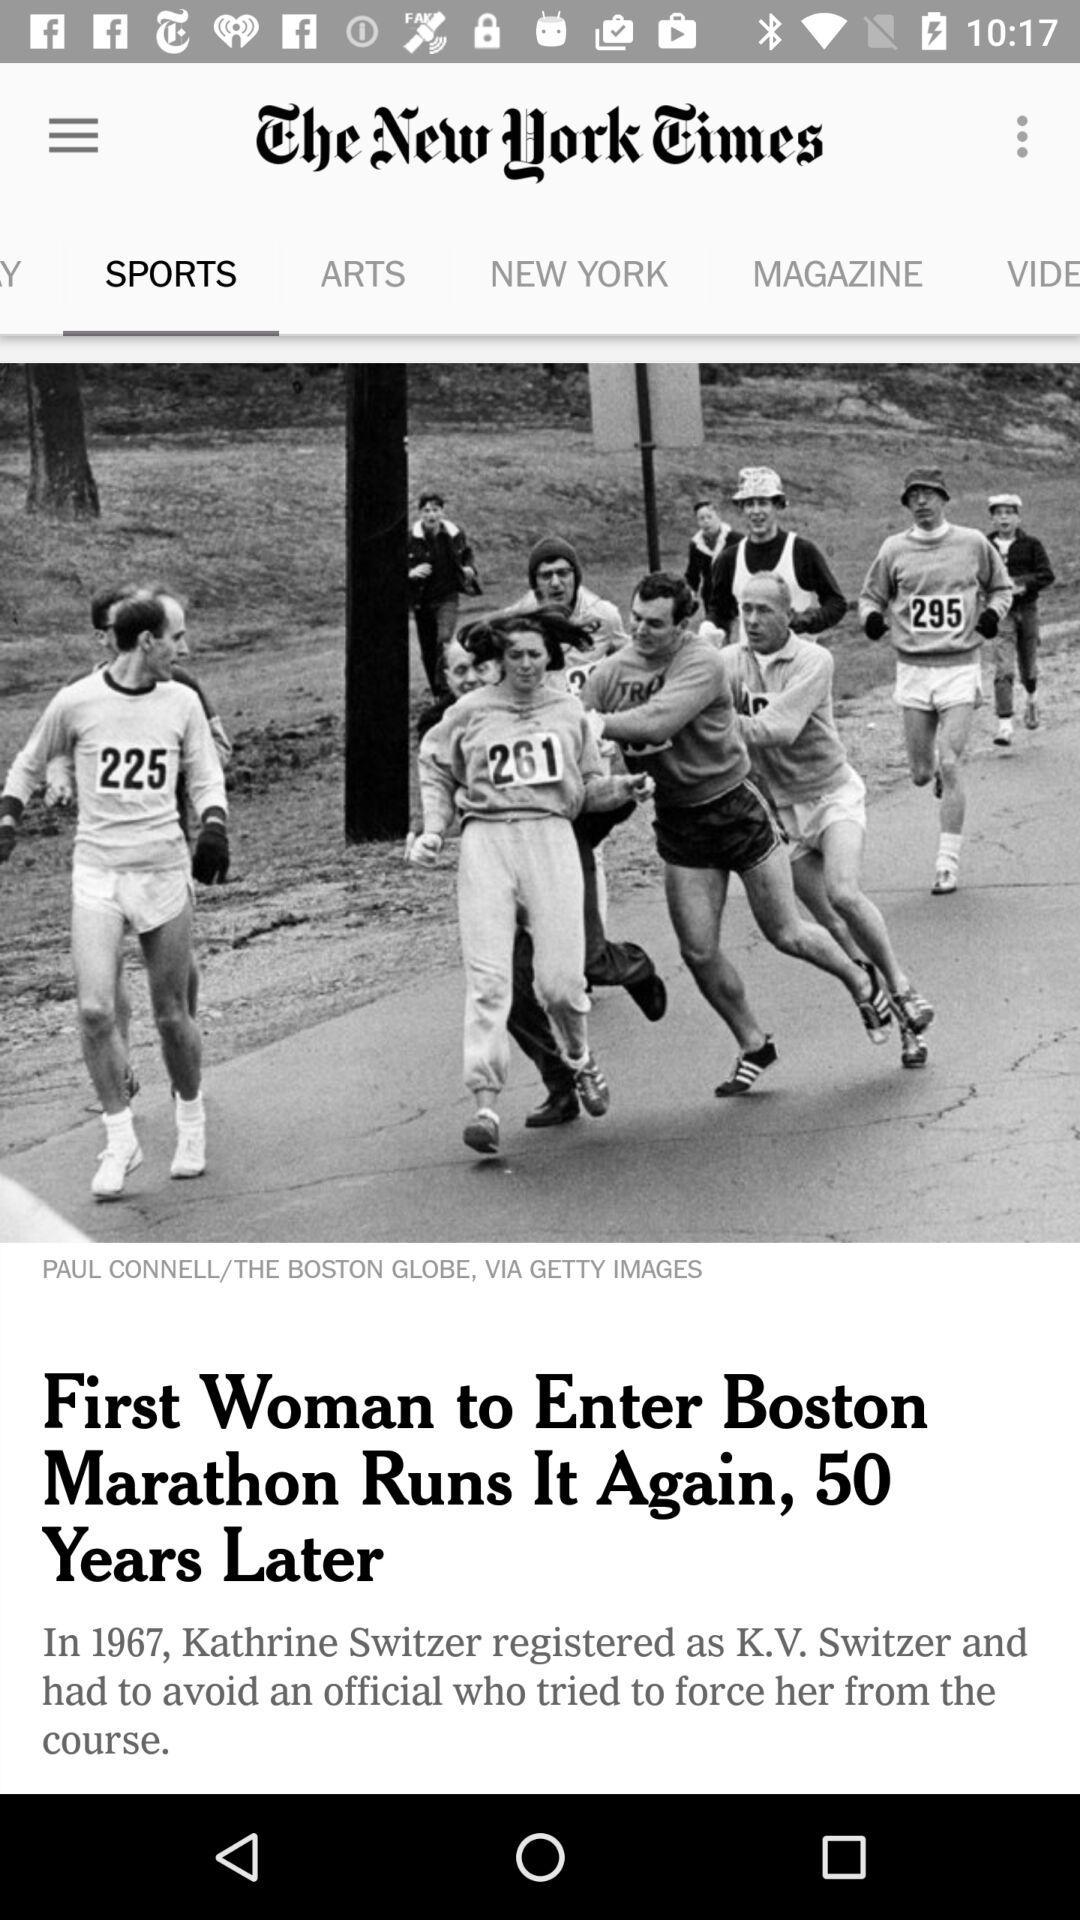 This screenshot has height=1920, width=1080. Describe the element at coordinates (1022, 272) in the screenshot. I see `the video` at that location.